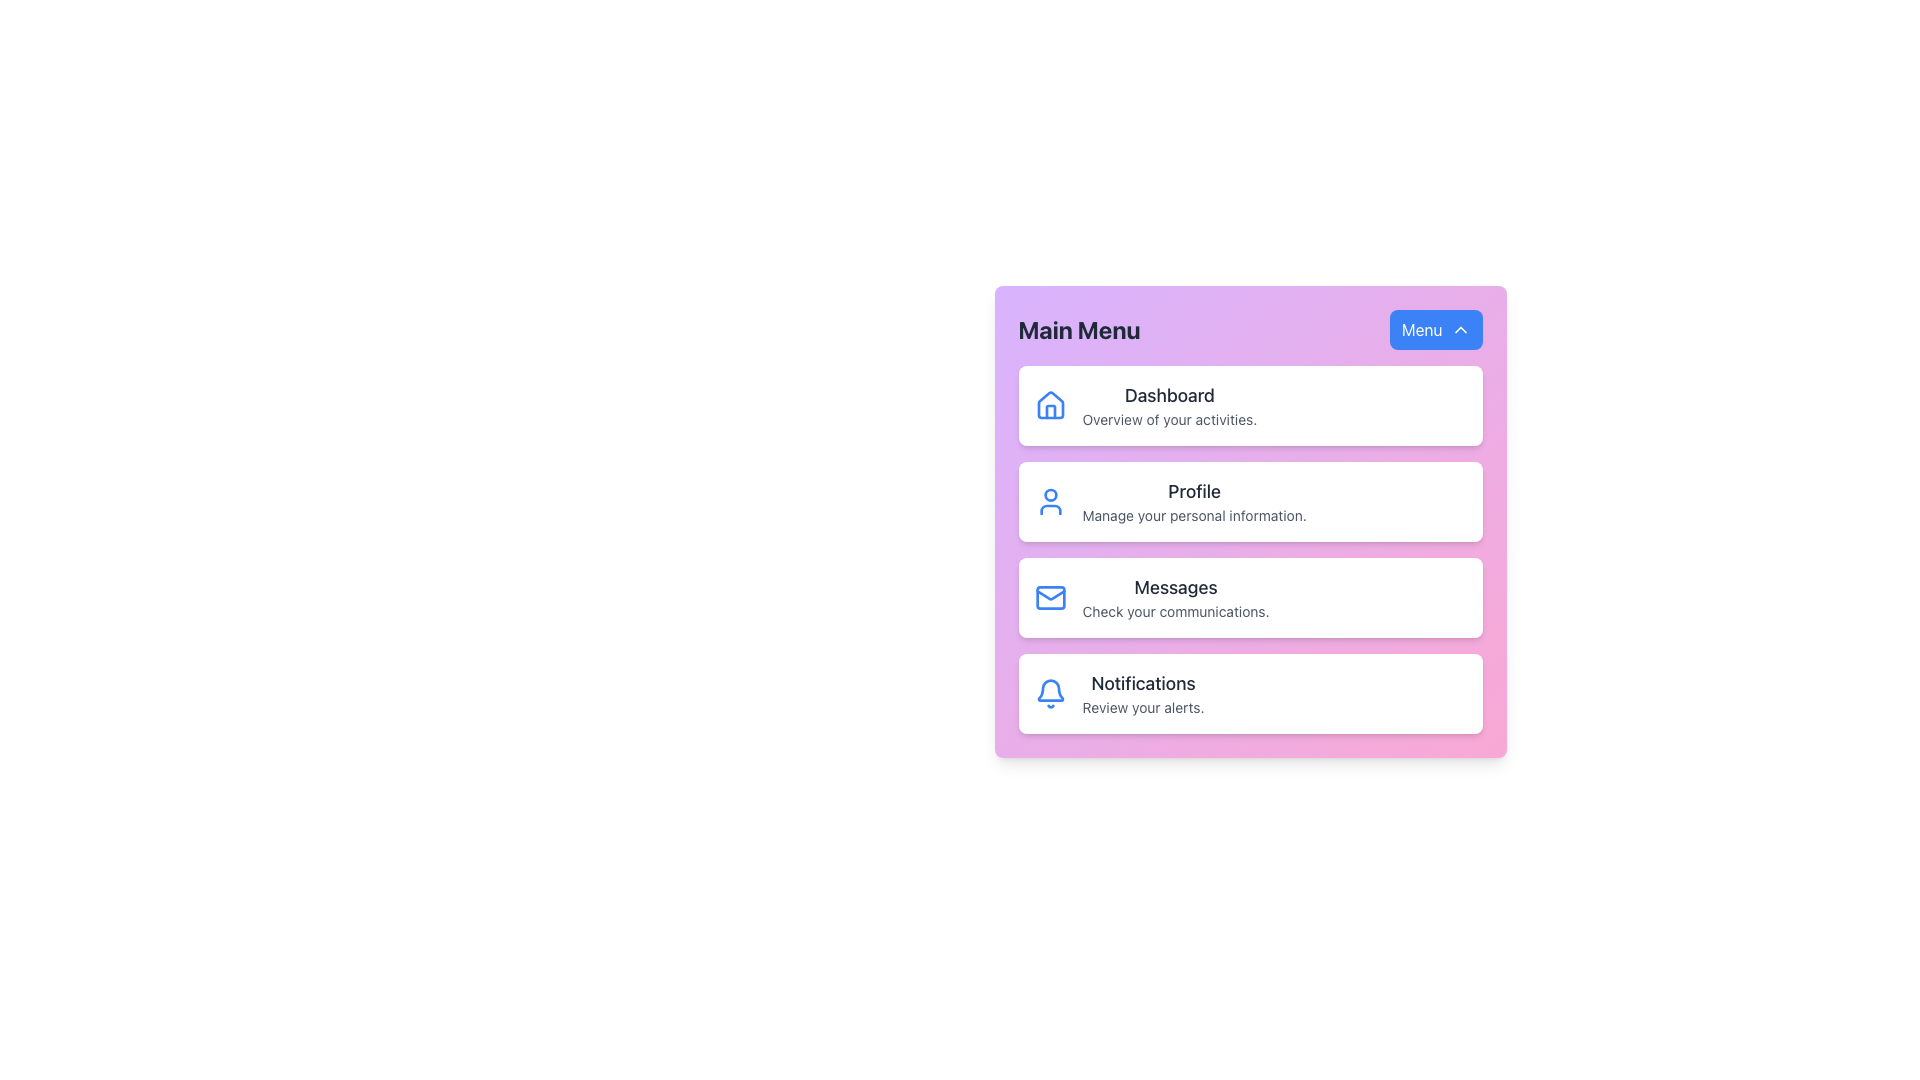 This screenshot has height=1080, width=1920. What do you see at coordinates (1249, 596) in the screenshot?
I see `the third Card-like Button in the vertical menu list` at bounding box center [1249, 596].